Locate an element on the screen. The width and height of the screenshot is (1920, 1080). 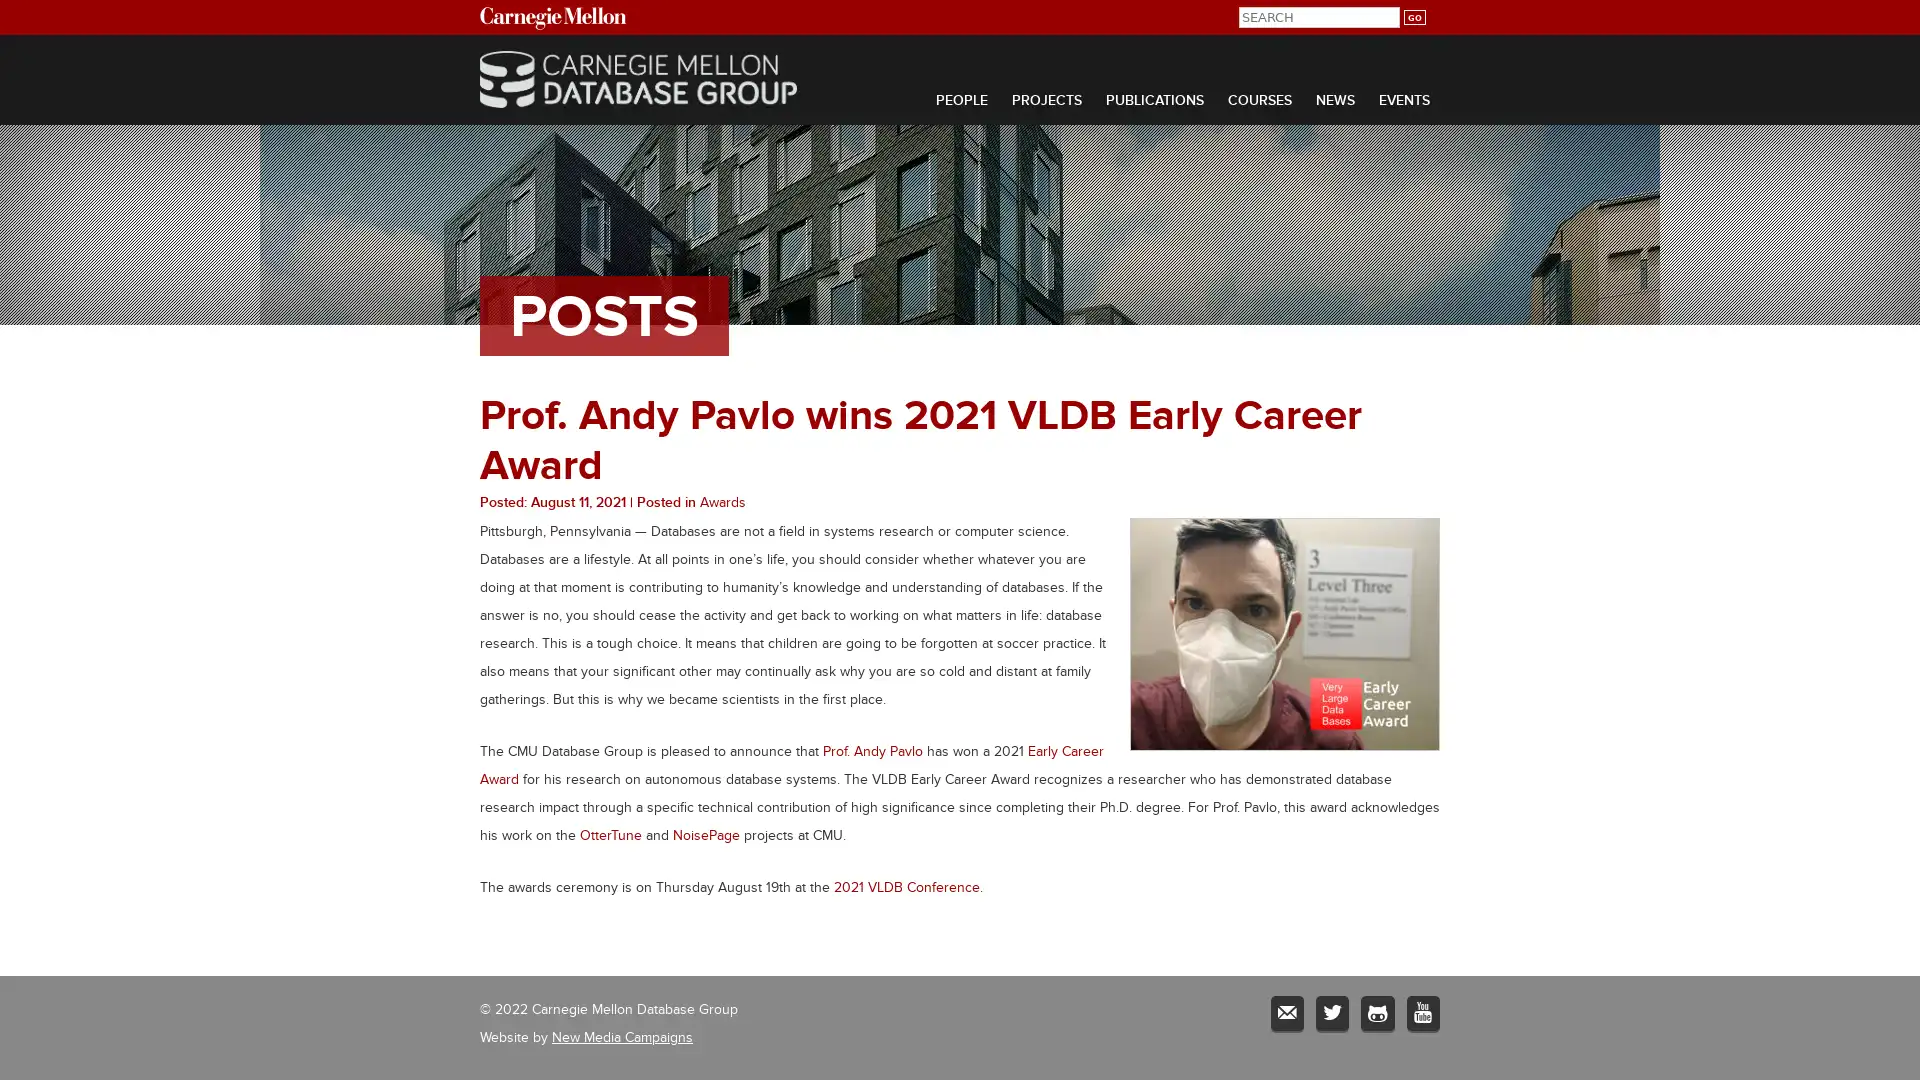
Go is located at coordinates (1413, 17).